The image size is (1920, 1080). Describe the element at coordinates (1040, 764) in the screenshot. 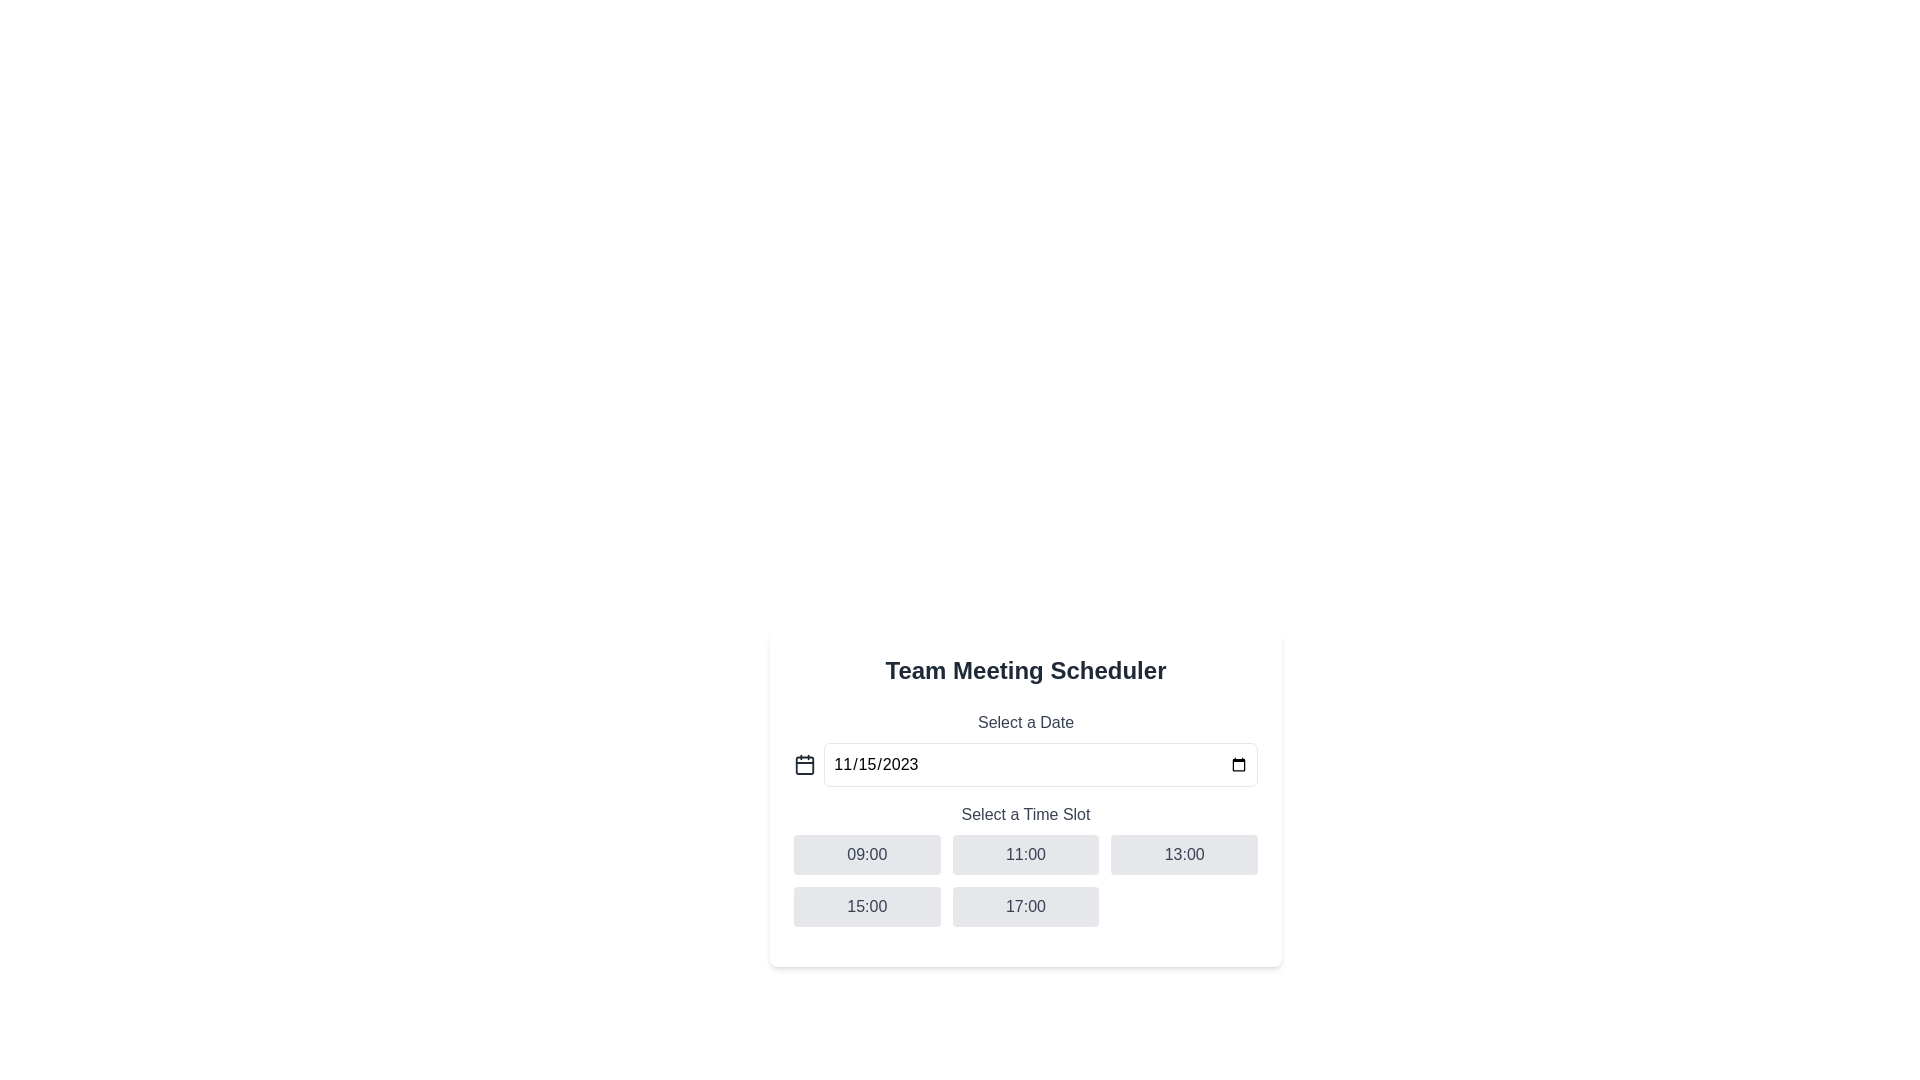

I see `to select portions of the date value in the date input field located below the 'Select a Date' label and` at that location.